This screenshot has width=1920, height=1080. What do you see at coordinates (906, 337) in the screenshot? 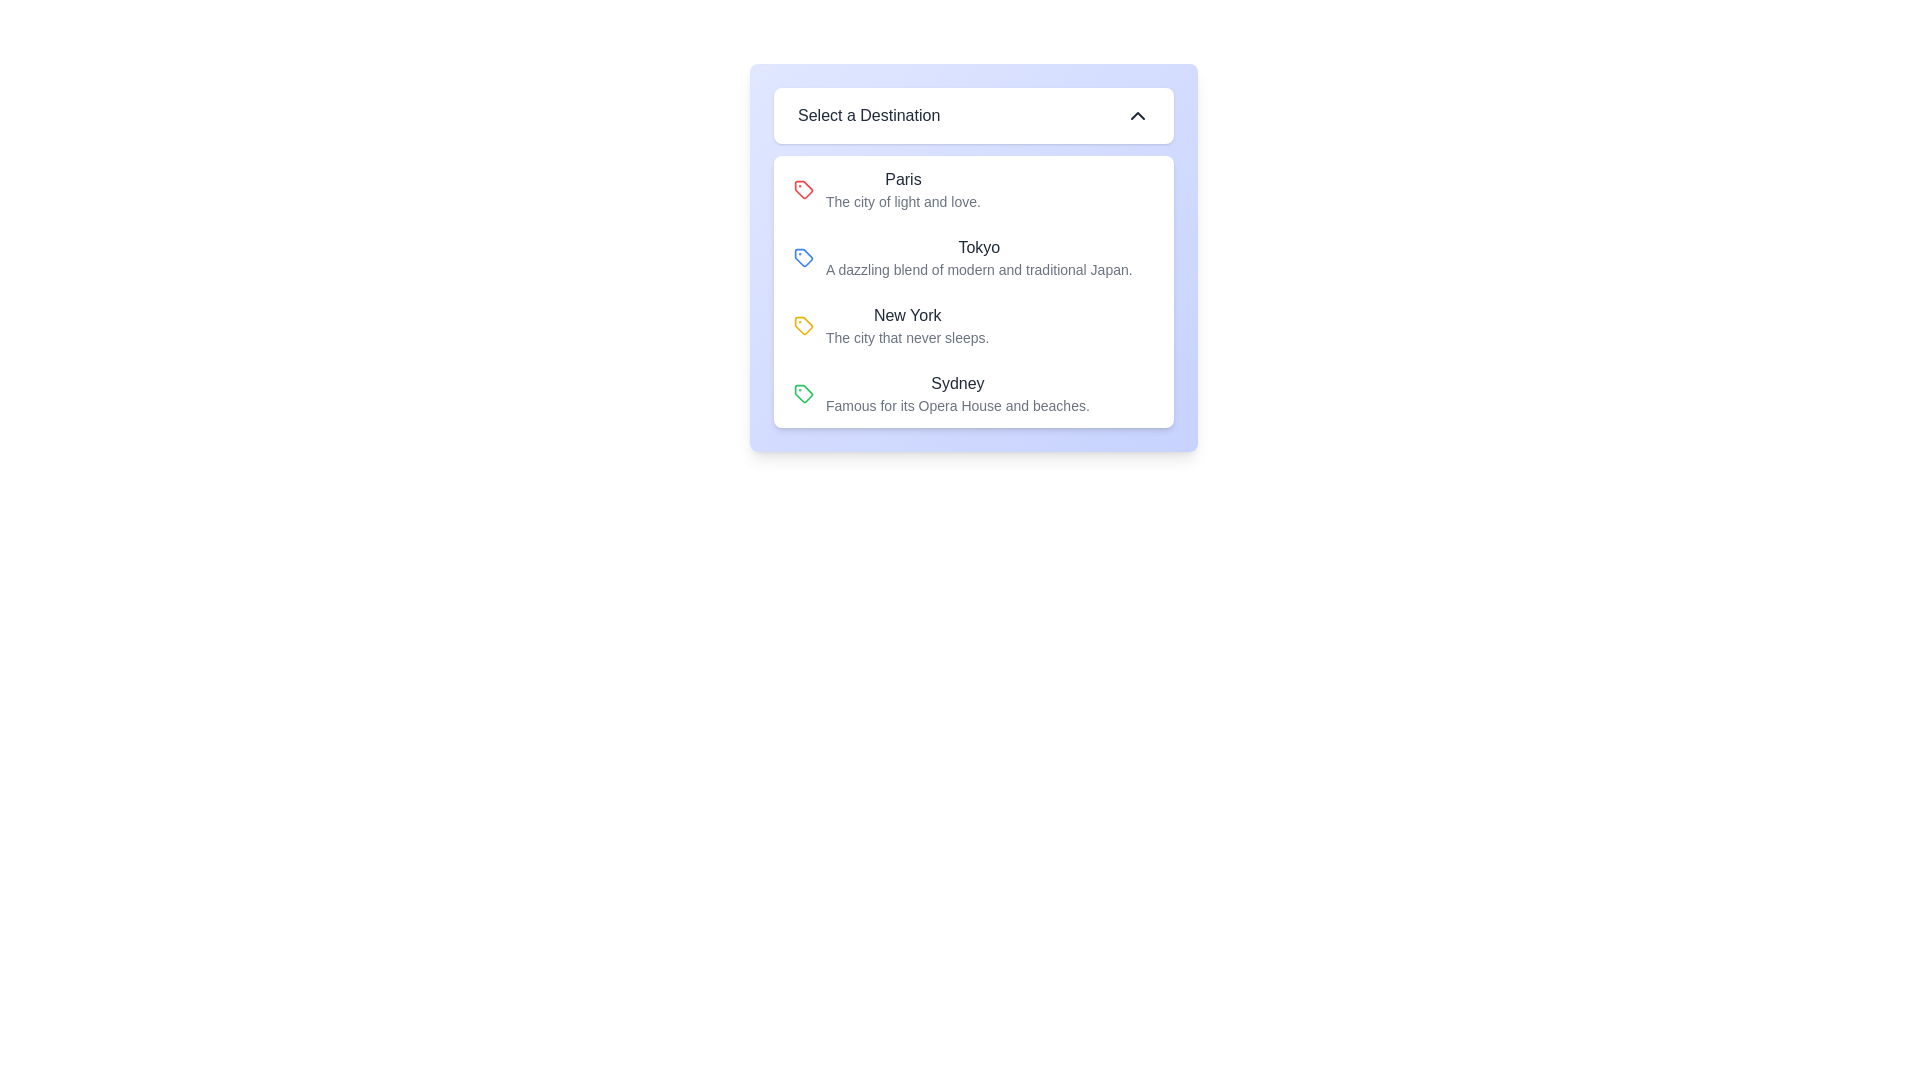
I see `the text label displaying 'The city that never sleeps.' which is located beneath the title 'New York' in the dropdown menu 'Select a Destination.'` at bounding box center [906, 337].